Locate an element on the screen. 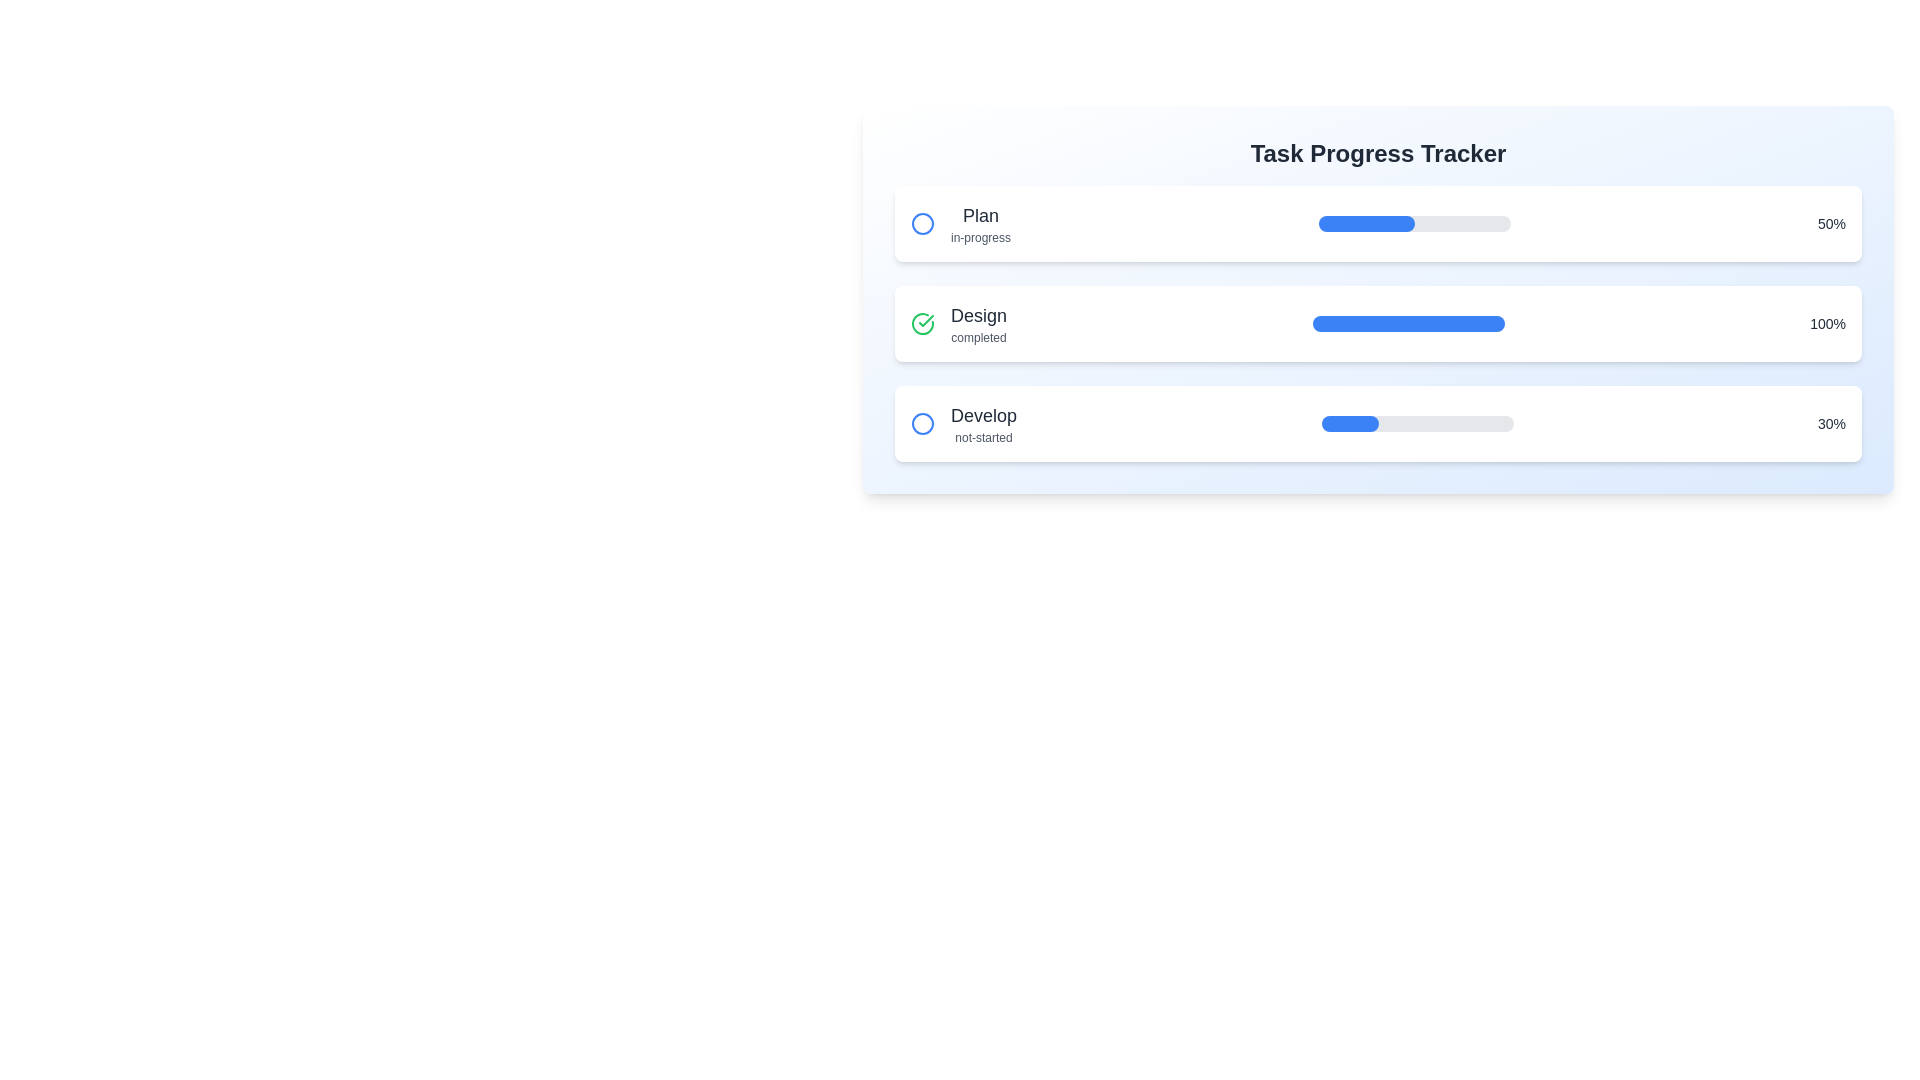 Image resolution: width=1920 pixels, height=1080 pixels. the static text label that indicates the status of the task 'Plan', located directly below the bolded 'Plan' in the 'Task Progress Tracker' is located at coordinates (980, 237).